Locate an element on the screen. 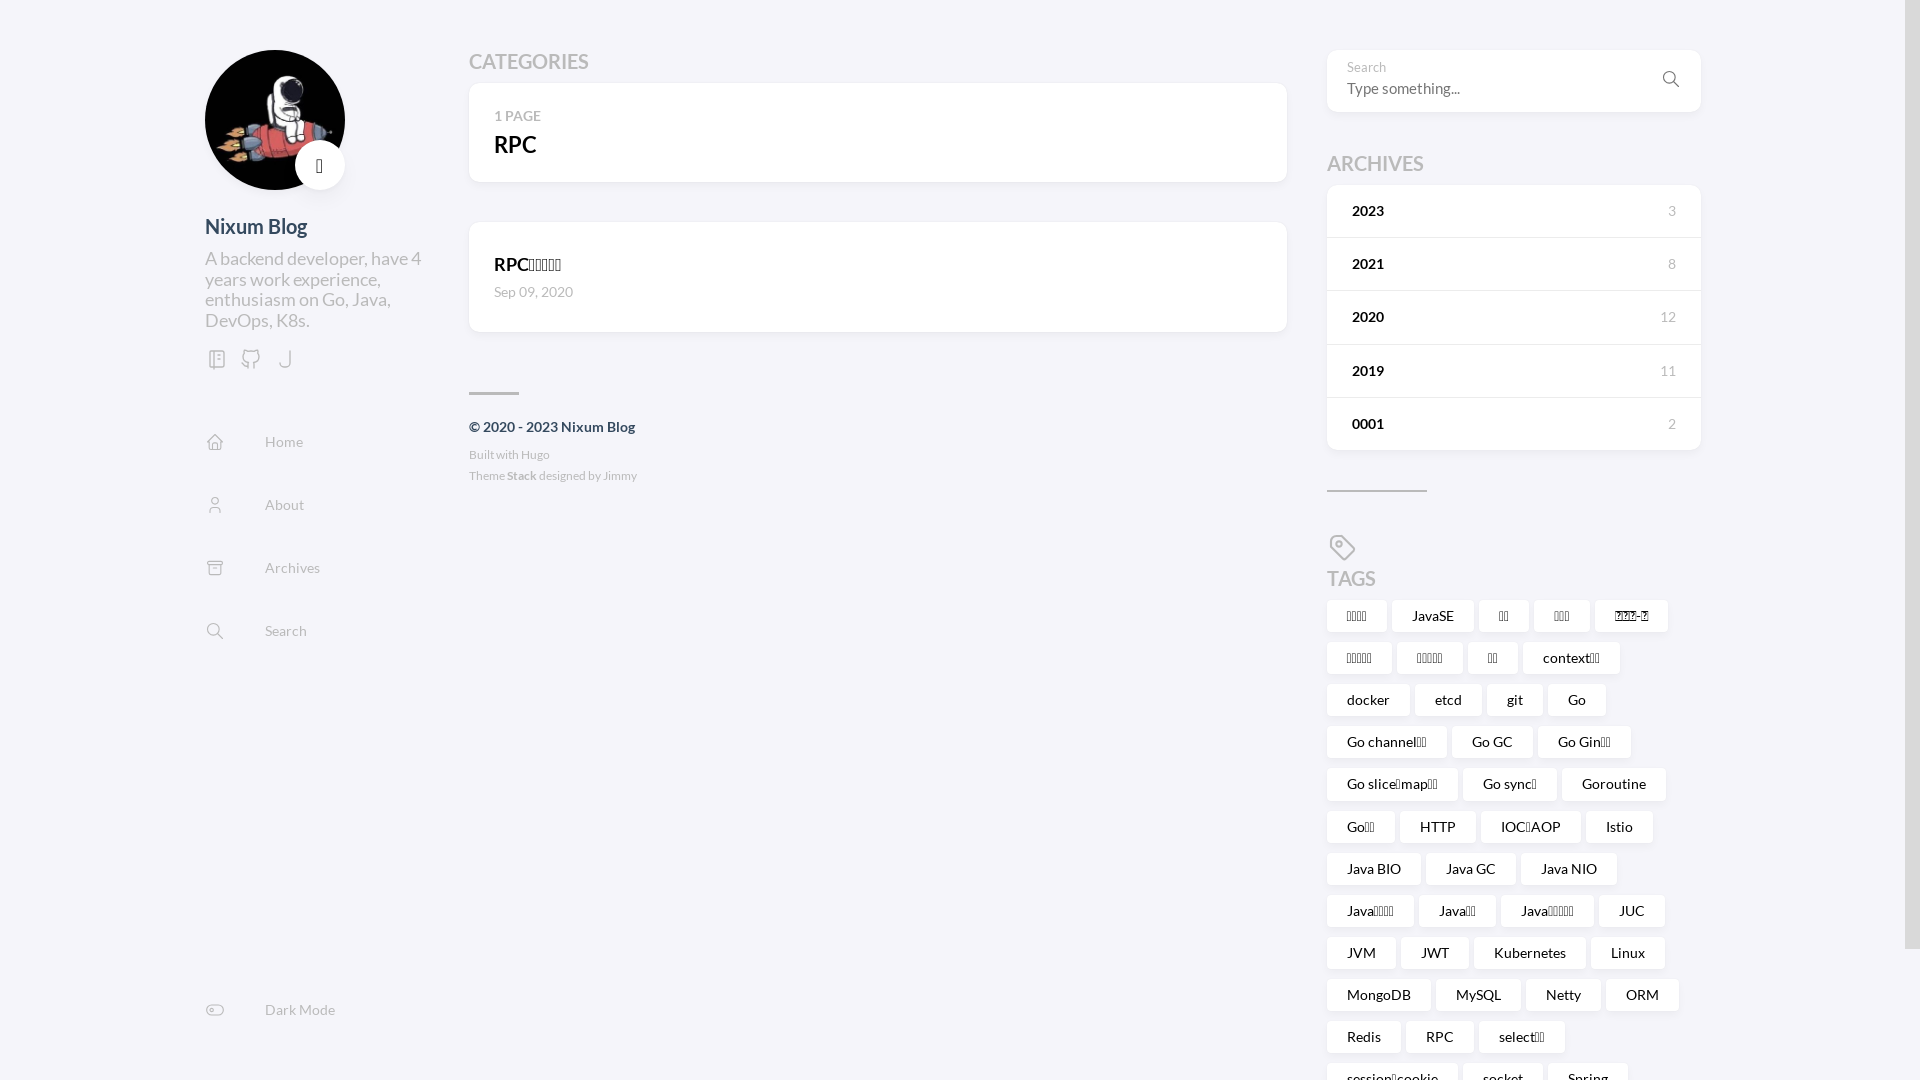 The width and height of the screenshot is (1920, 1080). 'Go' is located at coordinates (1547, 698).